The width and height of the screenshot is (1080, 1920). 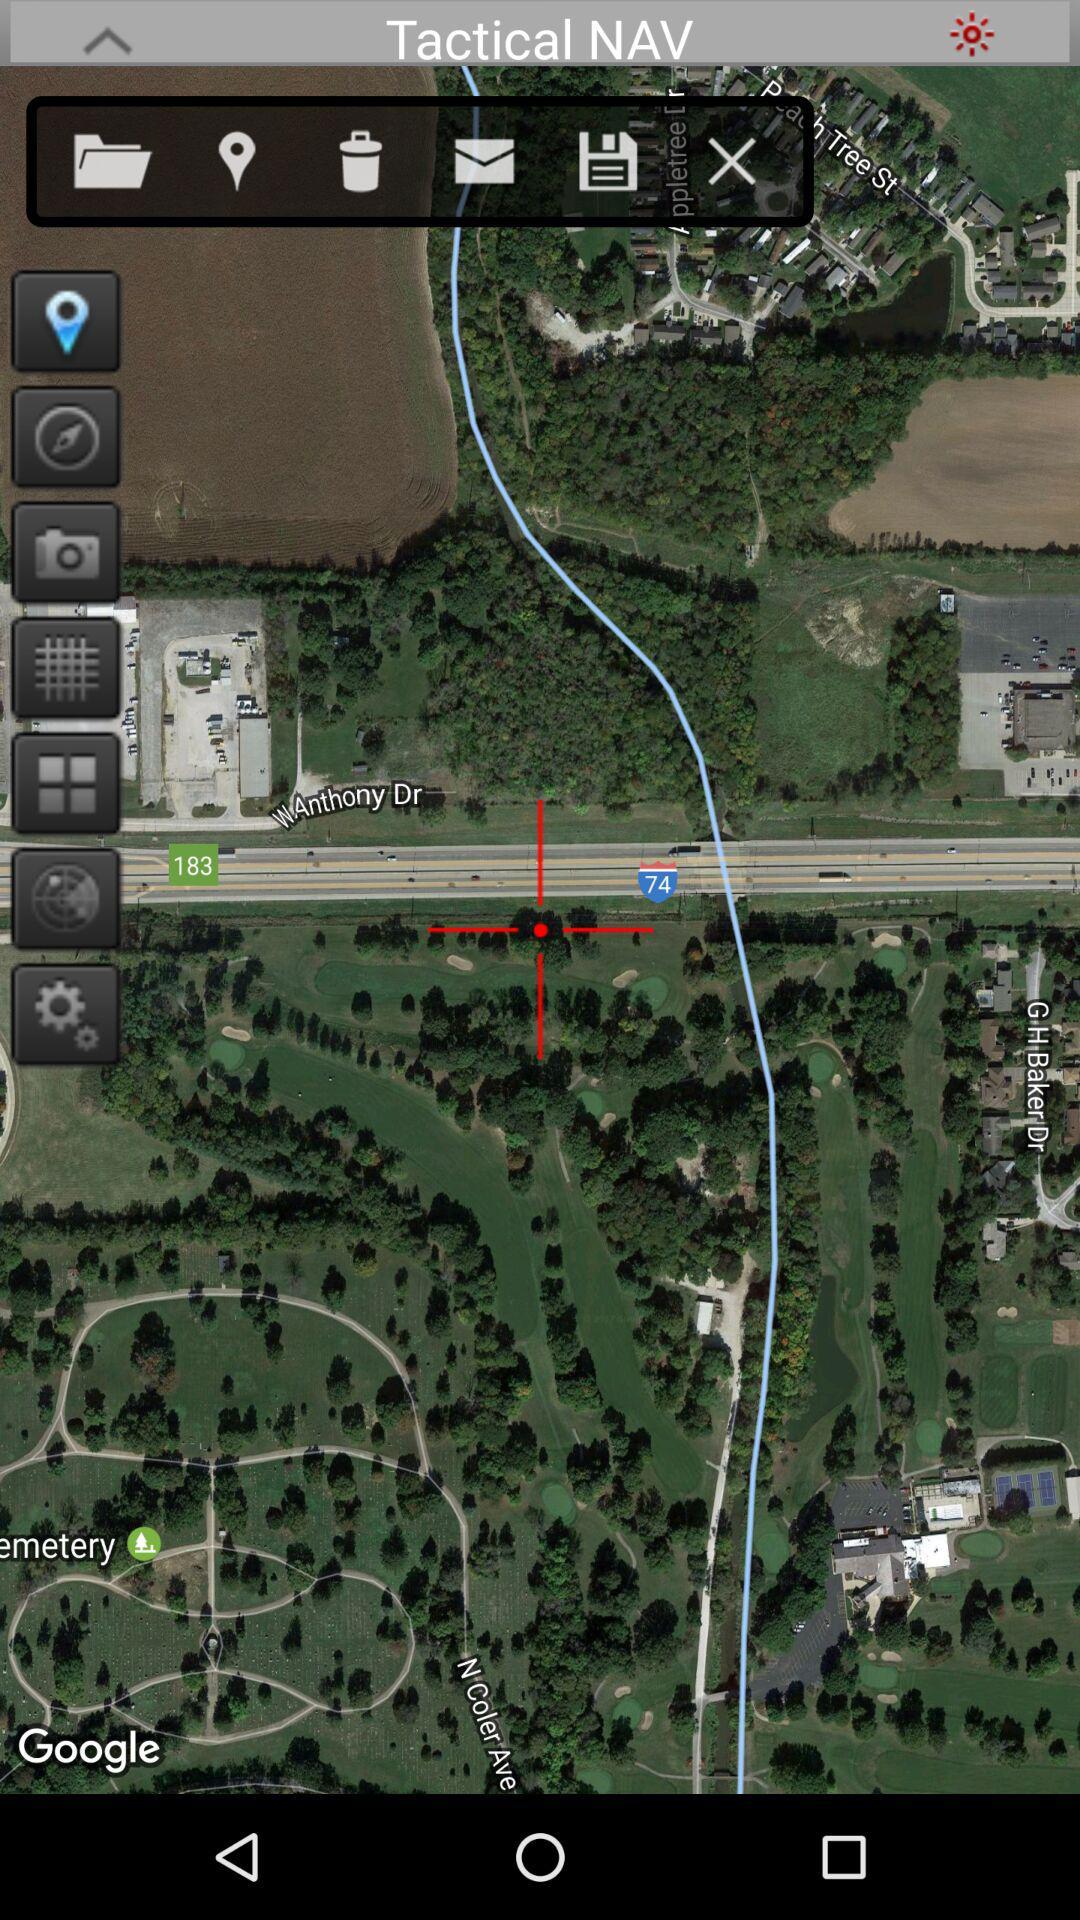 What do you see at coordinates (133, 156) in the screenshot?
I see `browse files` at bounding box center [133, 156].